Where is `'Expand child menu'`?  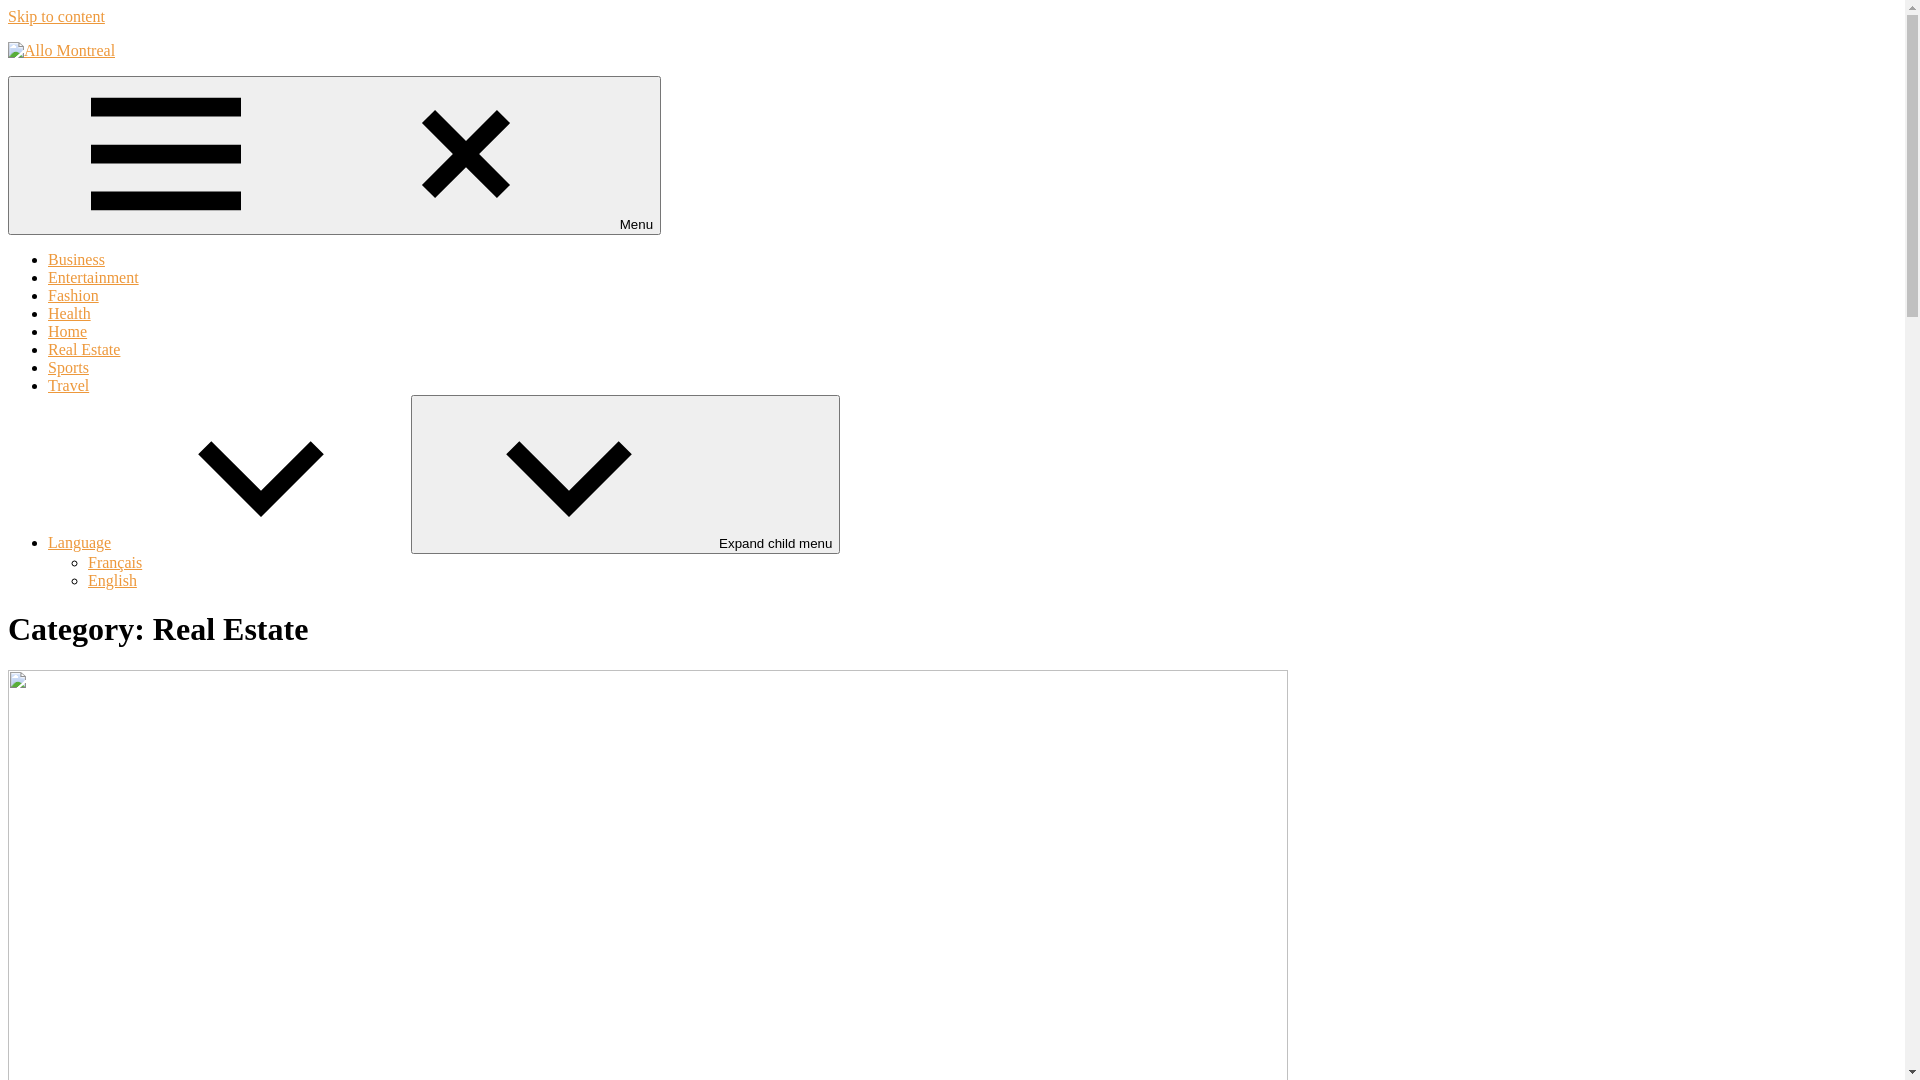
'Expand child menu' is located at coordinates (410, 474).